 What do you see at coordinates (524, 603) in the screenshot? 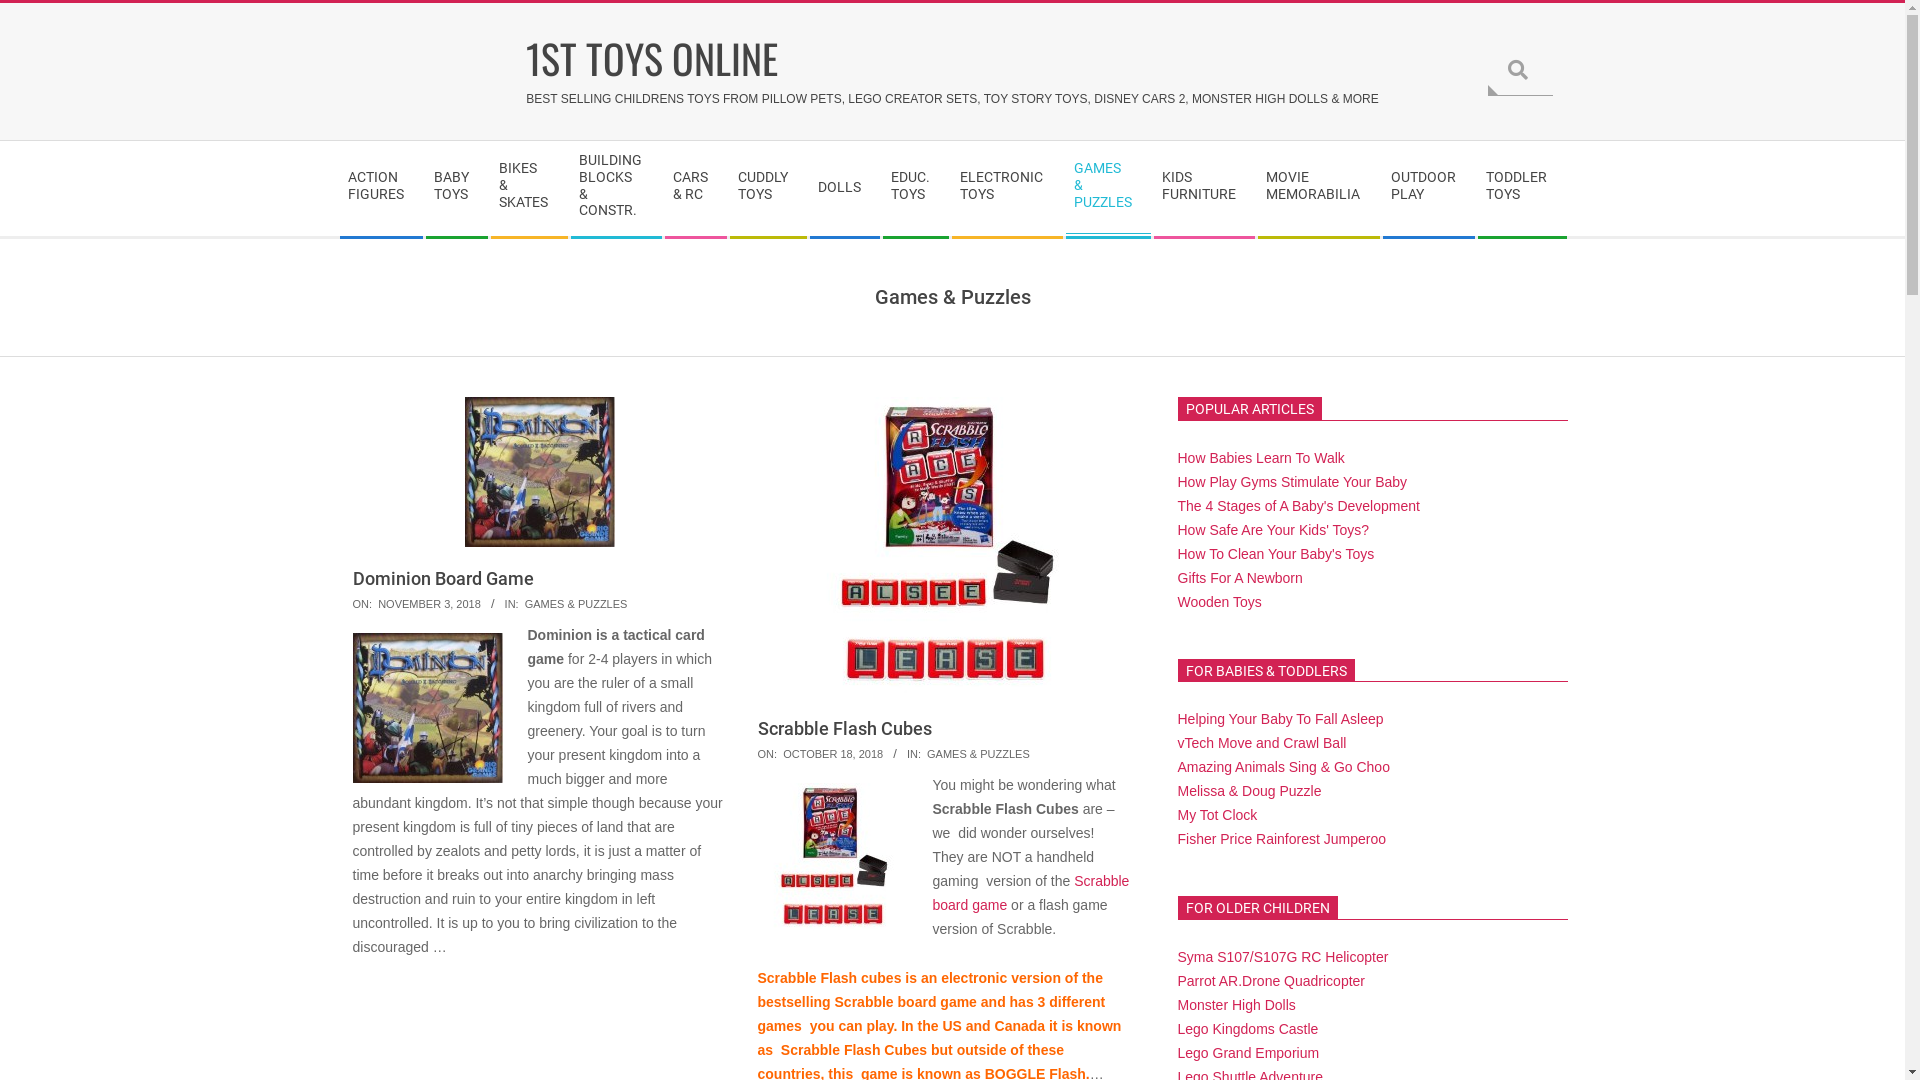
I see `'GAMES & PUZZLES'` at bounding box center [524, 603].